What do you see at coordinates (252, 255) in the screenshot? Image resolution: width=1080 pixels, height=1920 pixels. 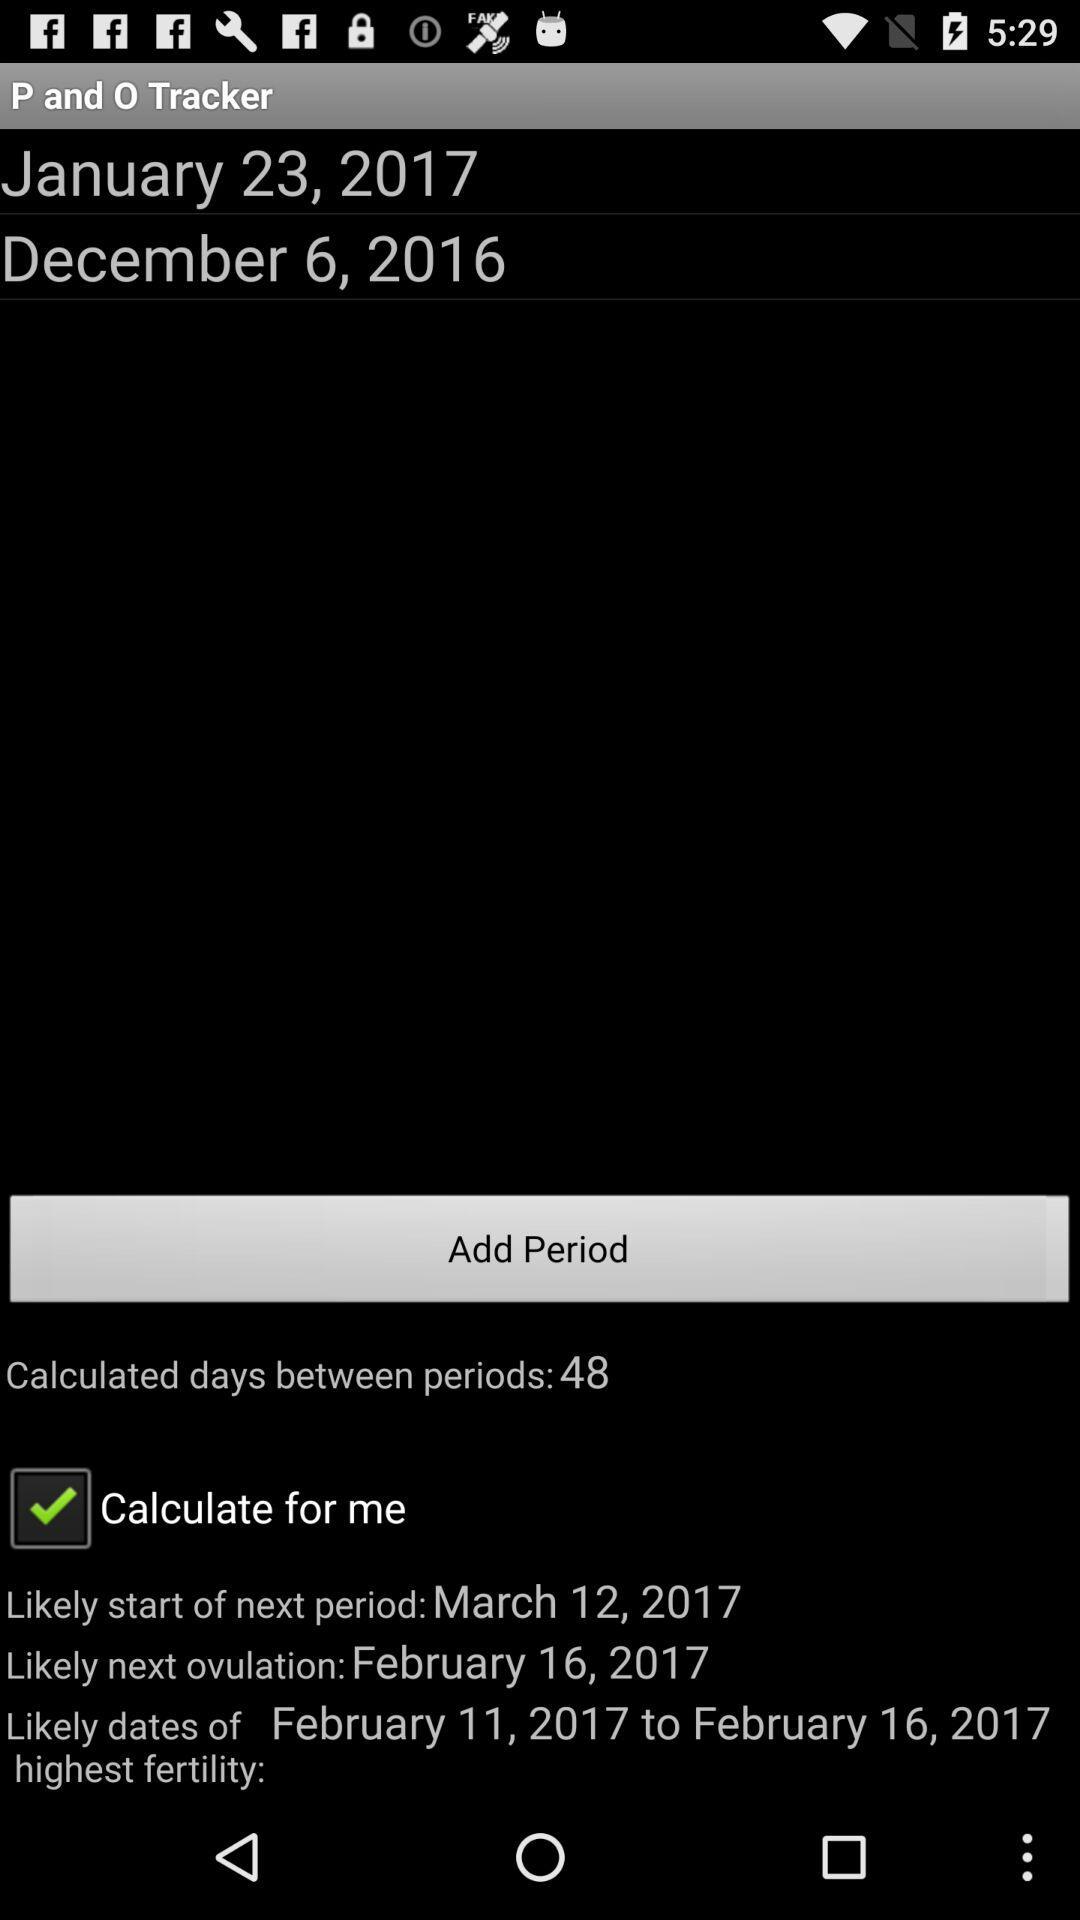 I see `icon above the add period` at bounding box center [252, 255].